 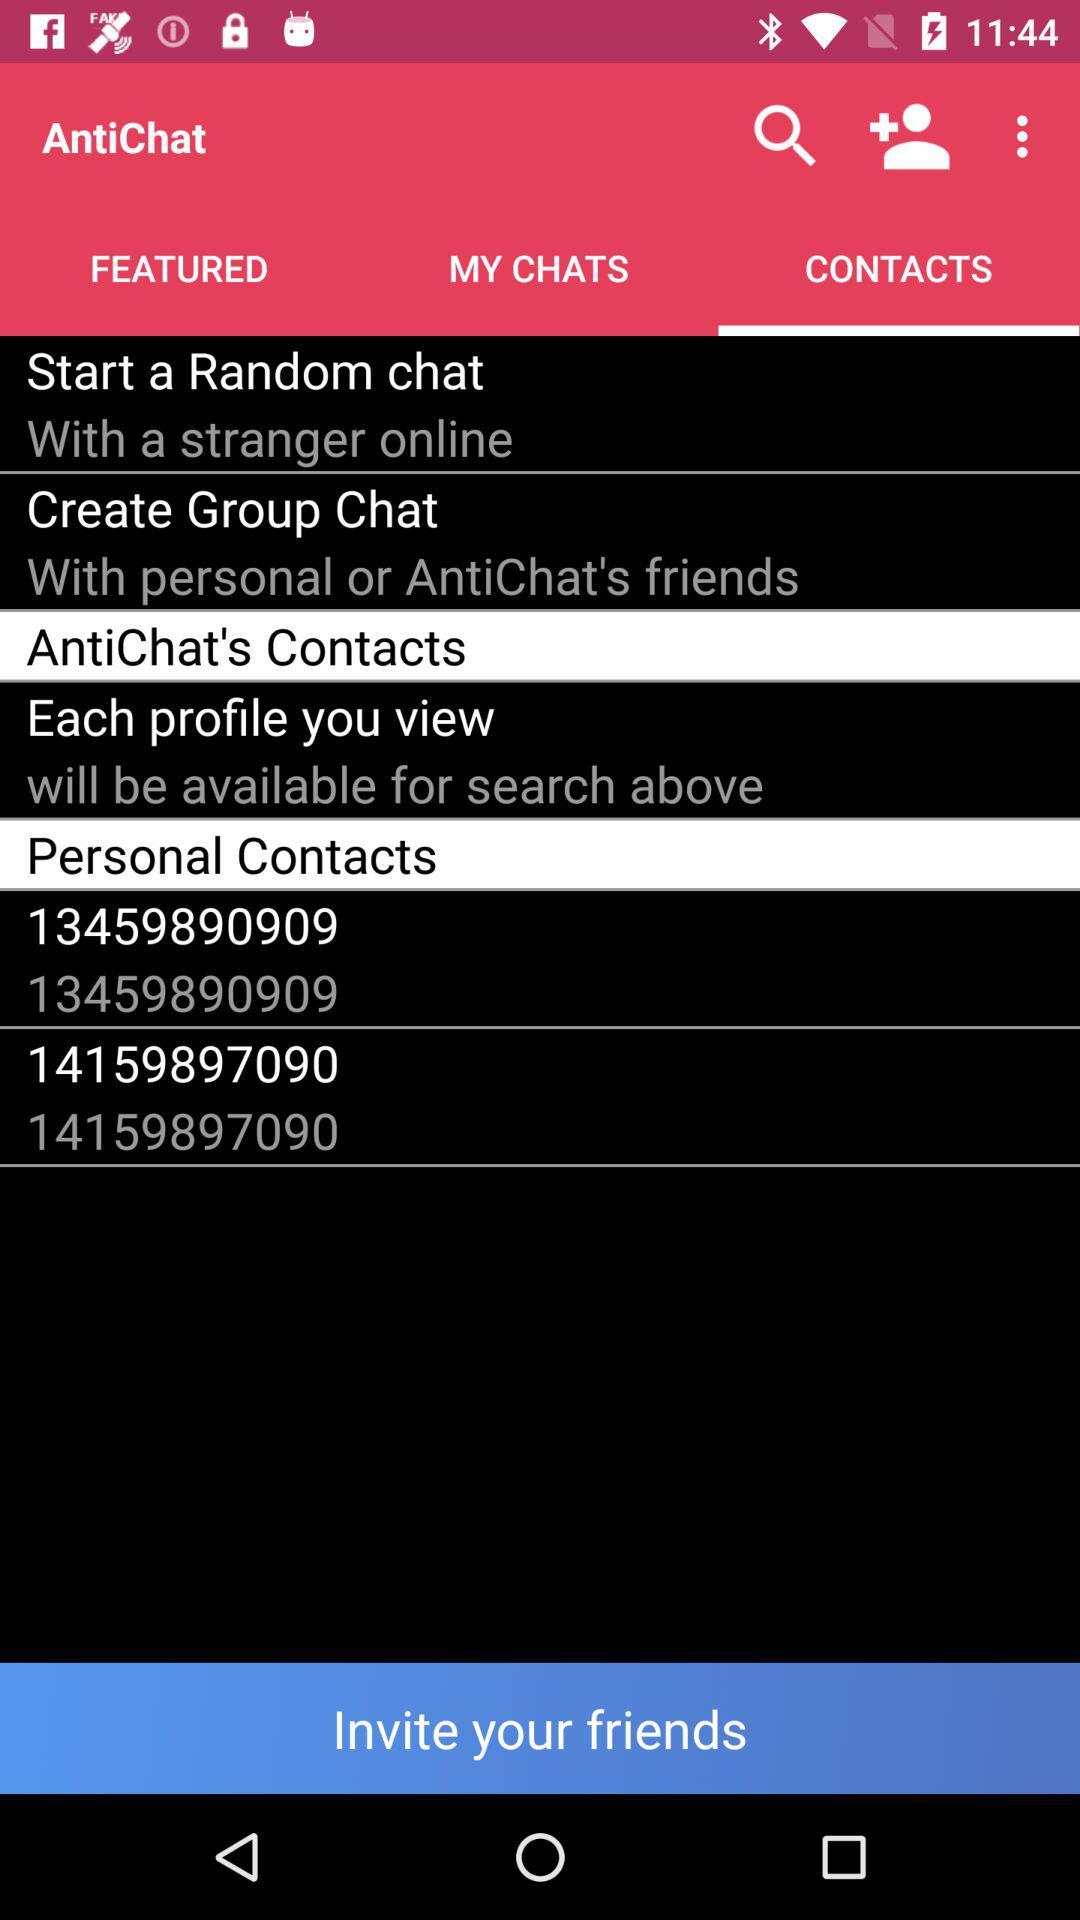 What do you see at coordinates (231, 854) in the screenshot?
I see `item above 13459890909 icon` at bounding box center [231, 854].